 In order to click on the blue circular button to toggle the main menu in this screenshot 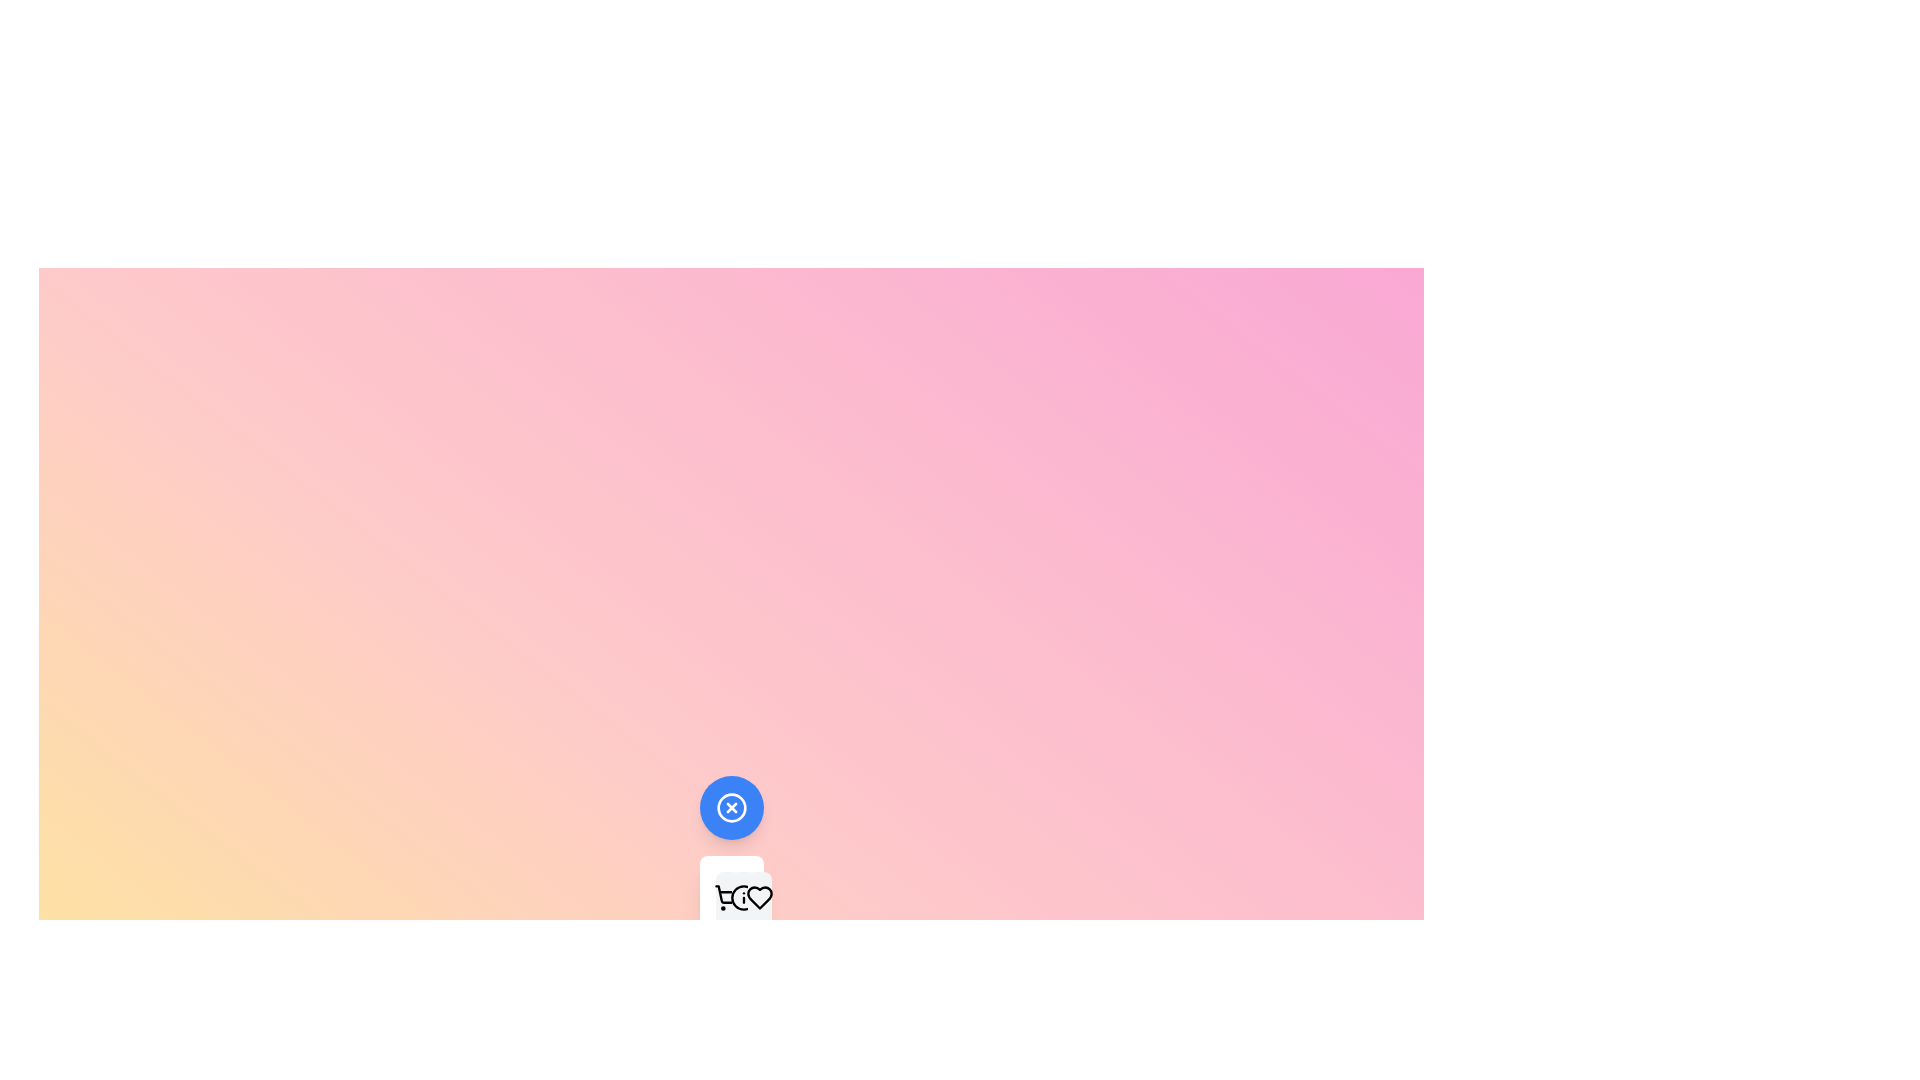, I will do `click(730, 806)`.